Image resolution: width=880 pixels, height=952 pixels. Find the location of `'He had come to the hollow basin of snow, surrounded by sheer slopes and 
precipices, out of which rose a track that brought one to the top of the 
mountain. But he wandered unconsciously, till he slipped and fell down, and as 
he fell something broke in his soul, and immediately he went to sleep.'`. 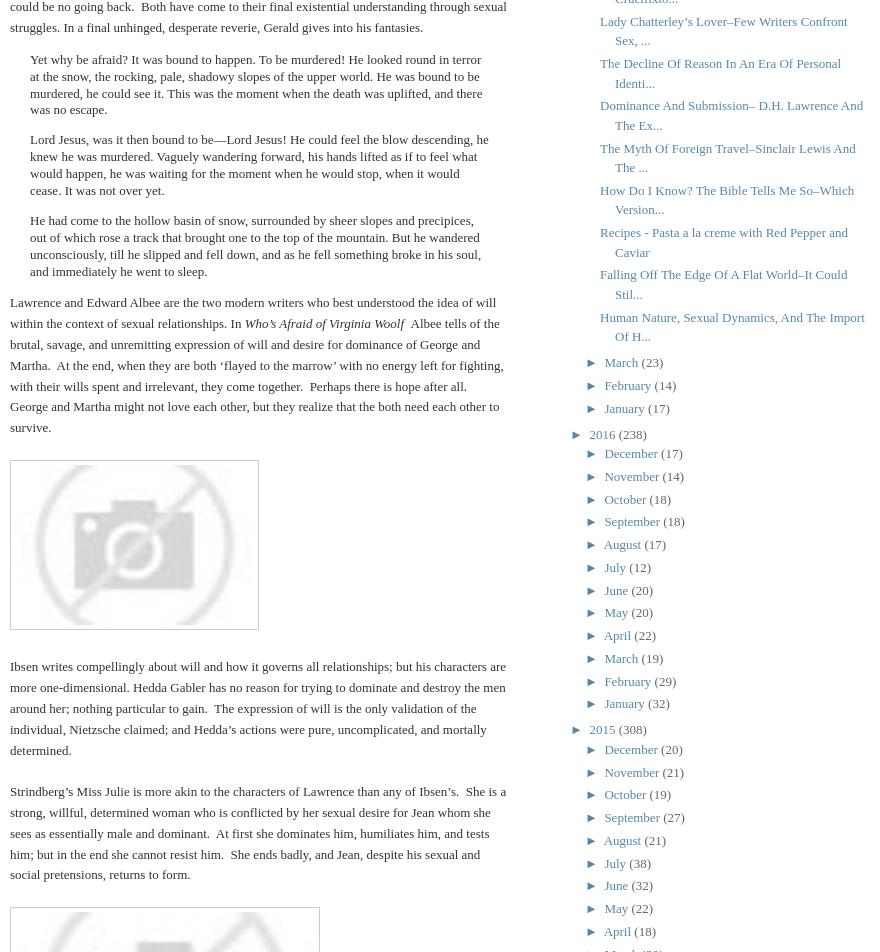

'He had come to the hollow basin of snow, surrounded by sheer slopes and 
precipices, out of which rose a track that brought one to the top of the 
mountain. But he wandered unconsciously, till he slipped and fell down, and as 
he fell something broke in his soul, and immediately he went to sleep.' is located at coordinates (29, 244).